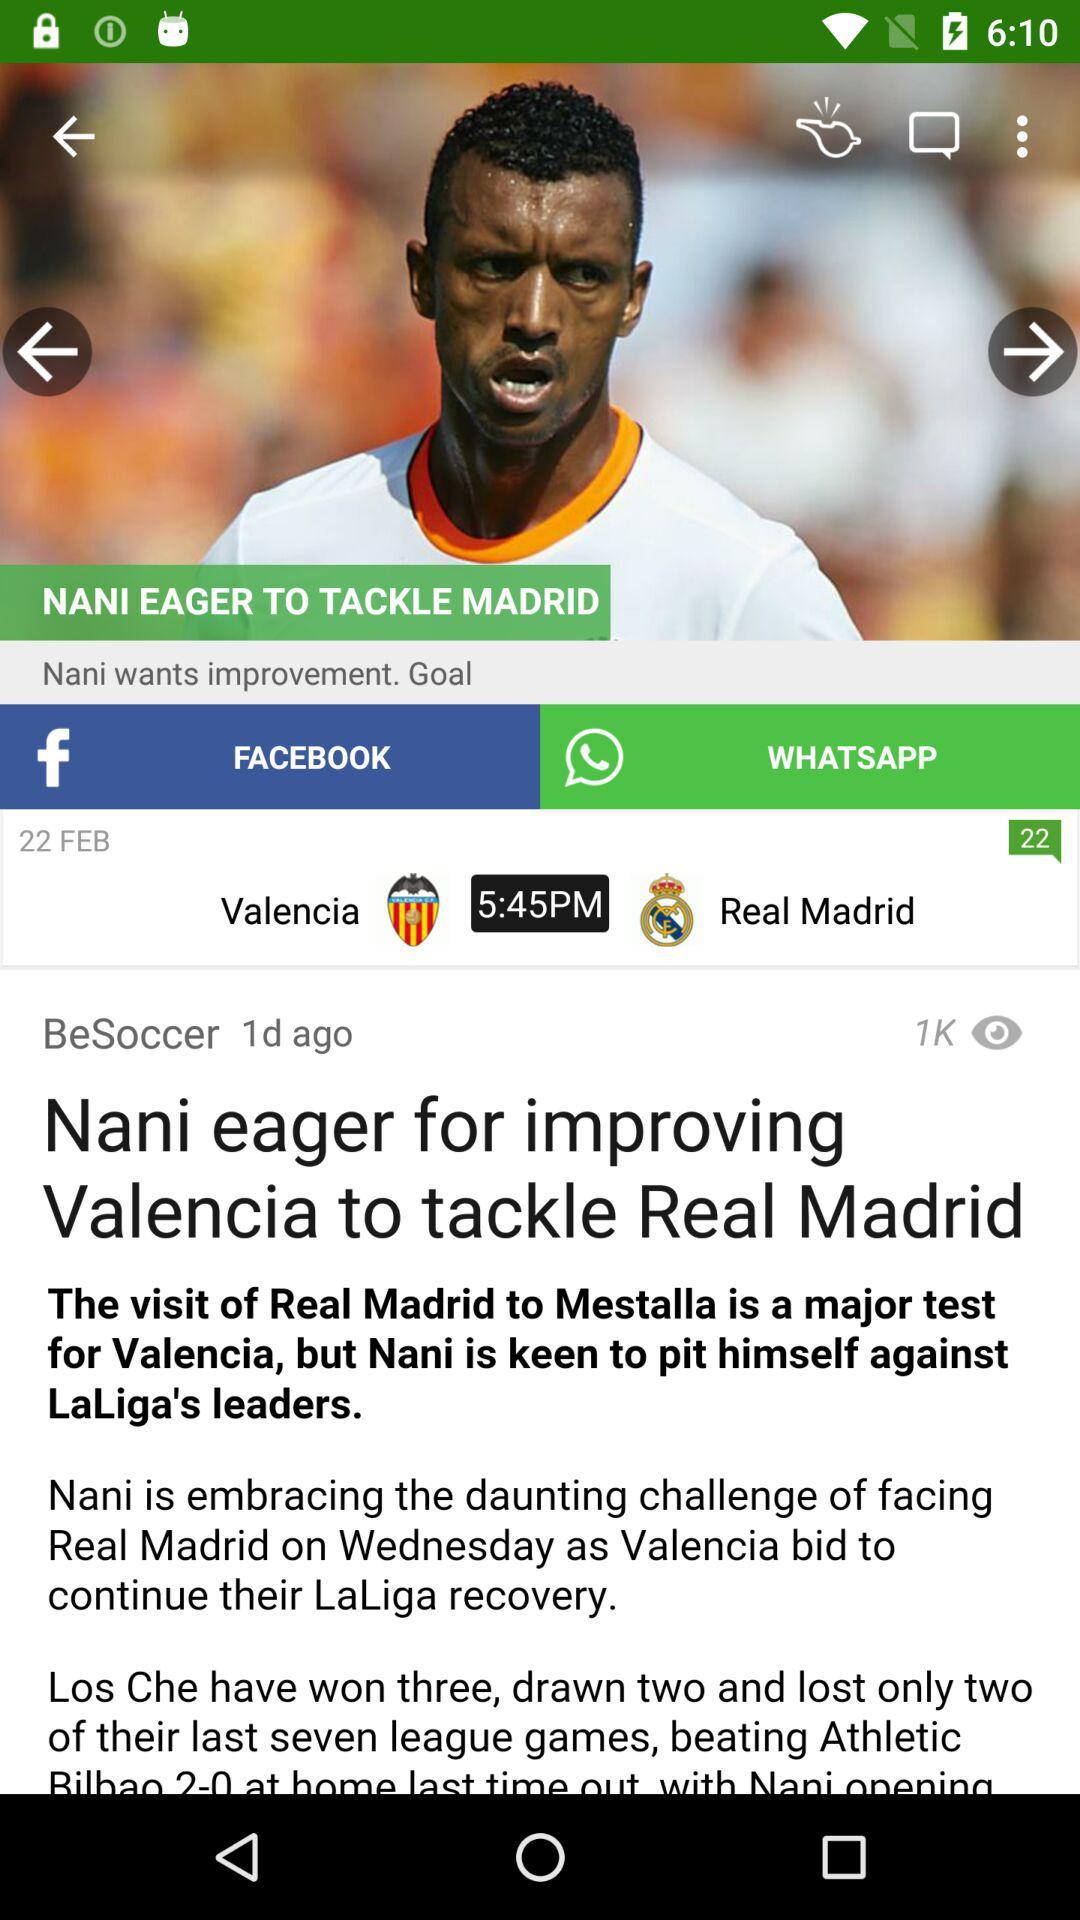 This screenshot has width=1080, height=1920. What do you see at coordinates (46, 351) in the screenshot?
I see `go back` at bounding box center [46, 351].